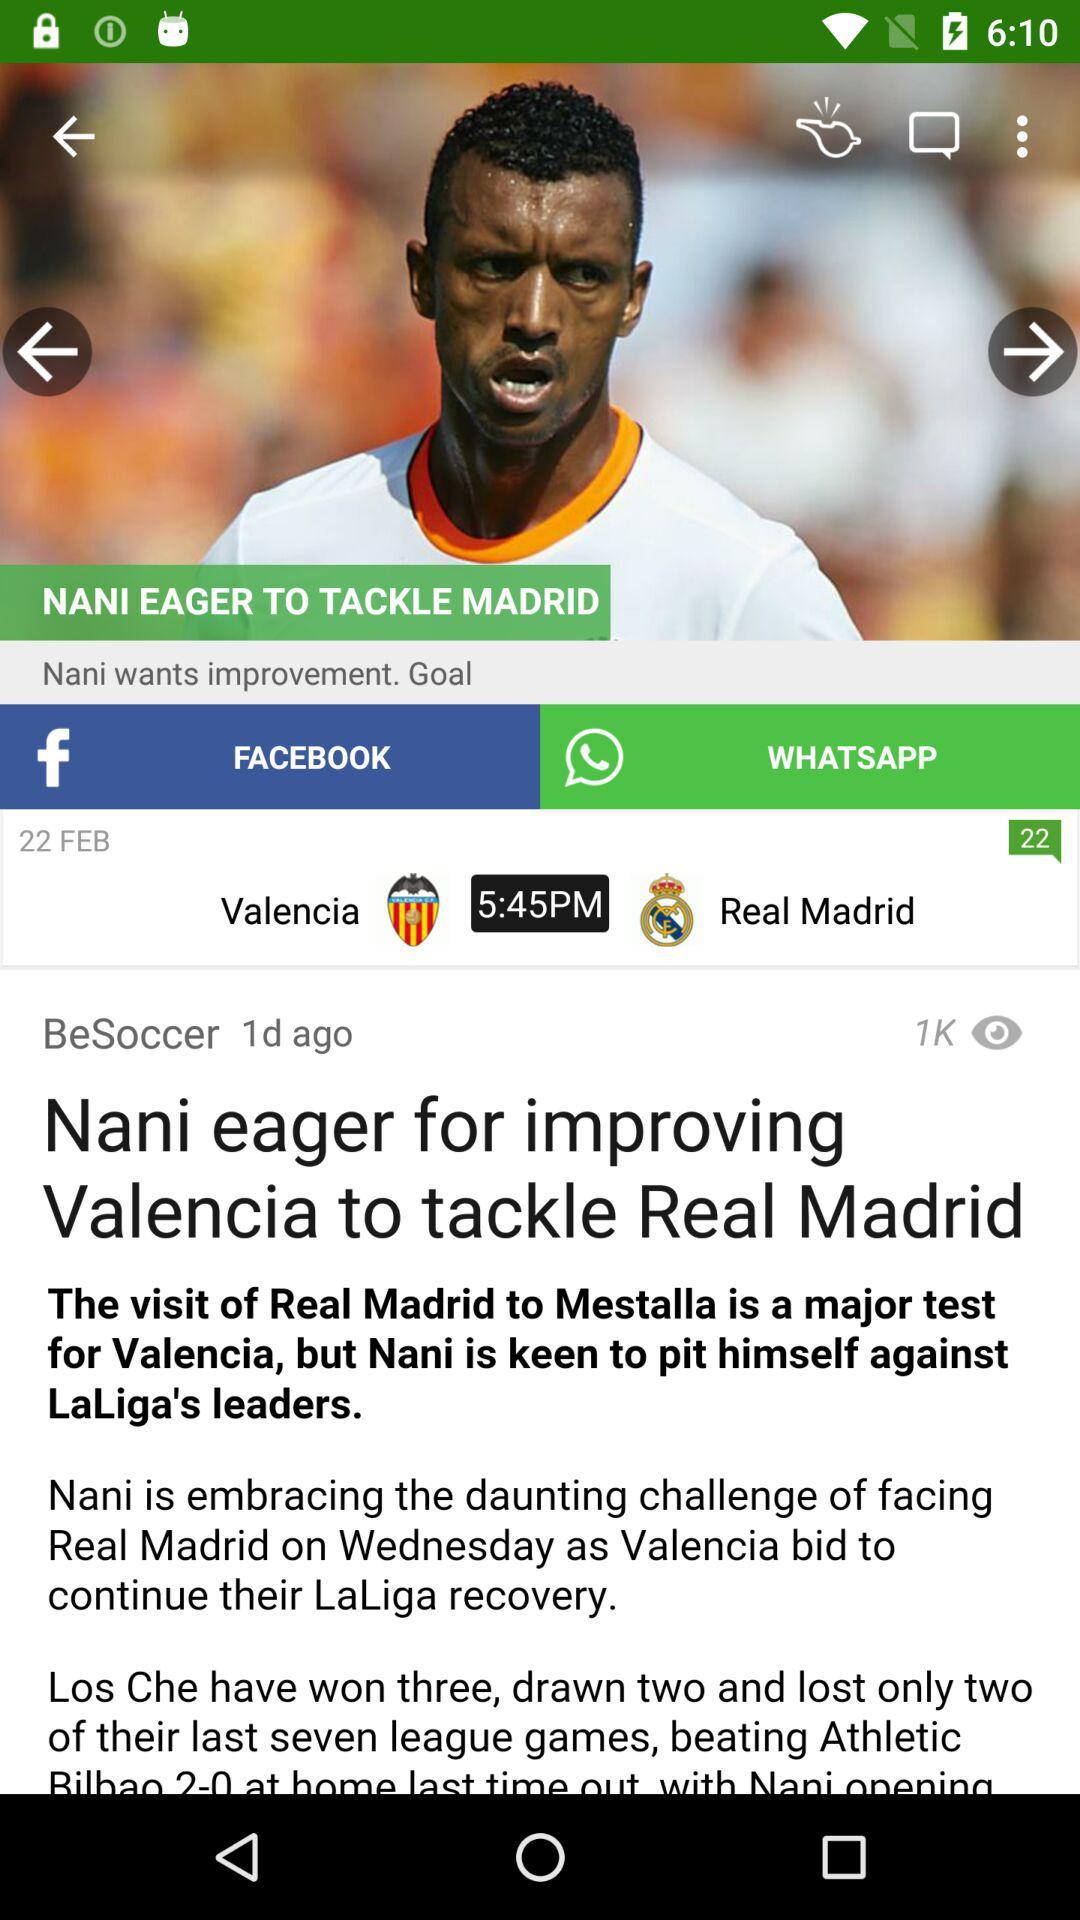 This screenshot has width=1080, height=1920. What do you see at coordinates (46, 351) in the screenshot?
I see `go back` at bounding box center [46, 351].